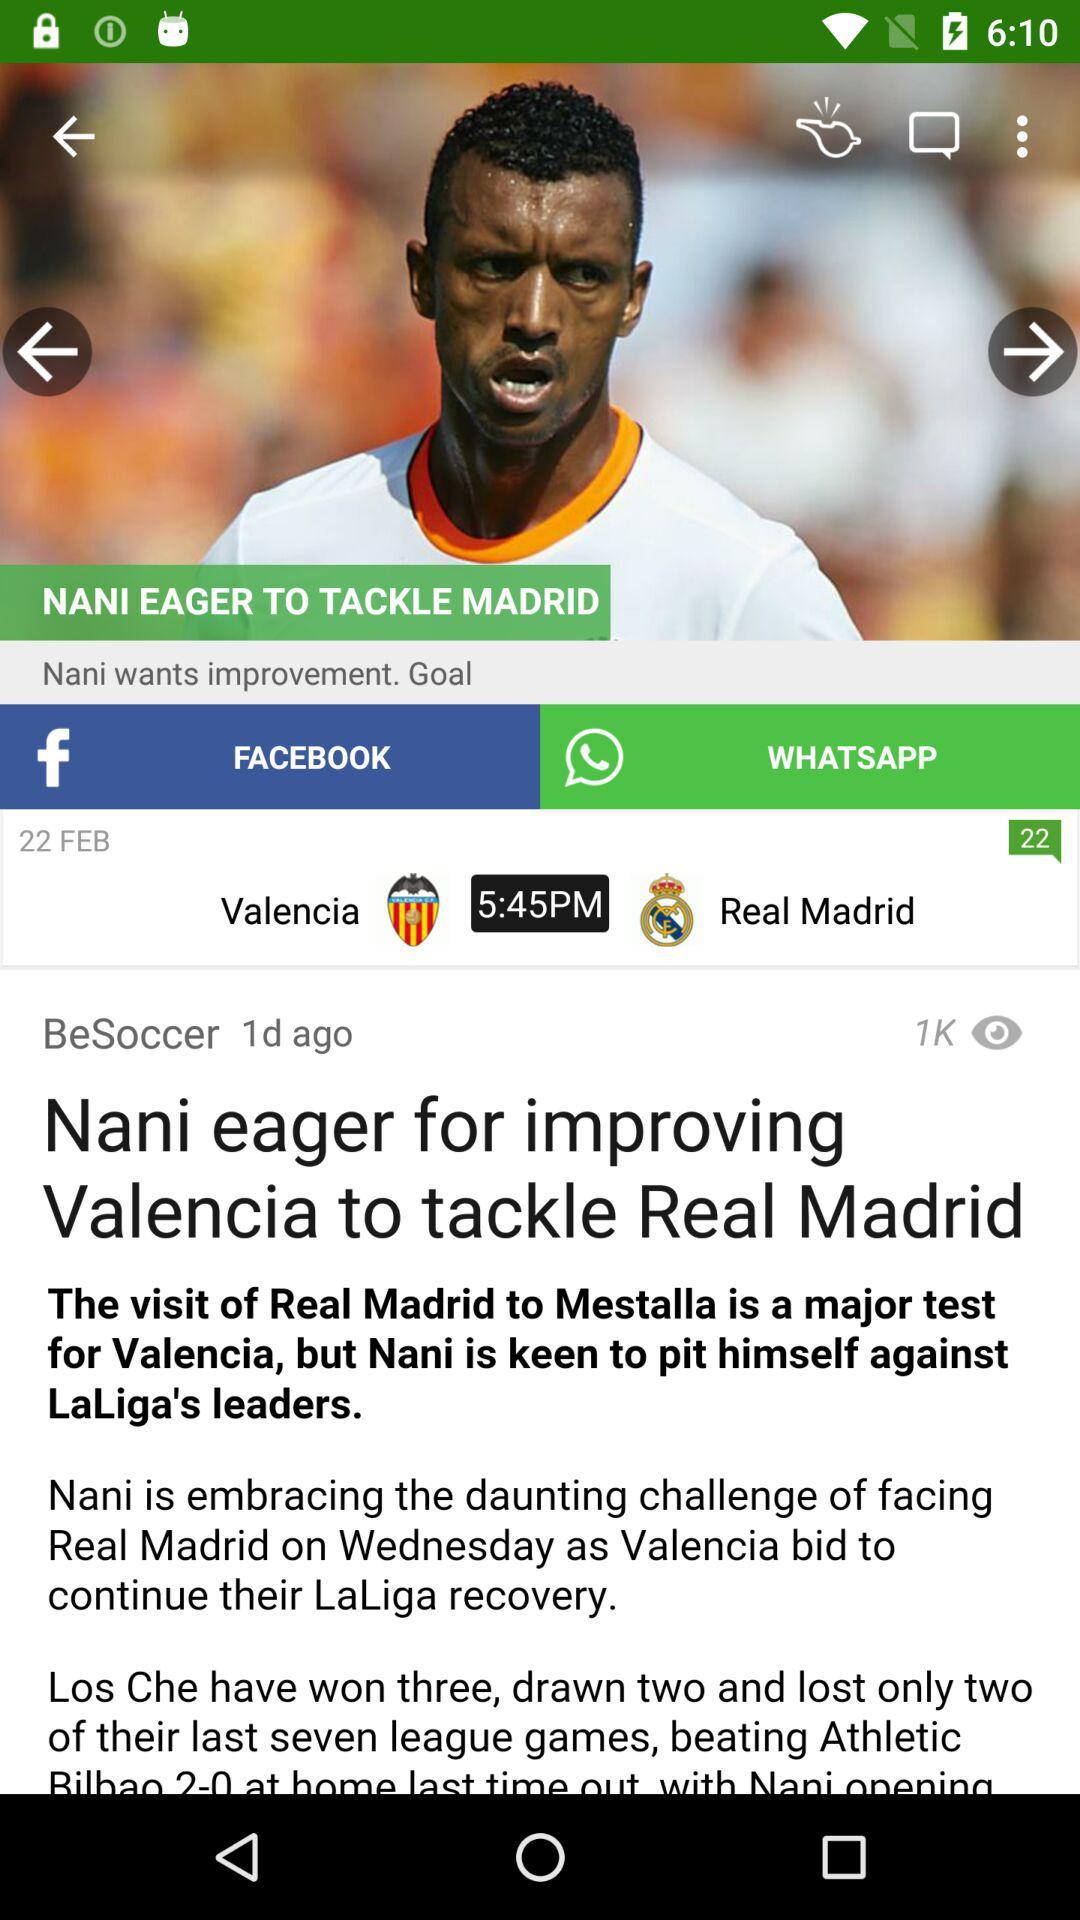 This screenshot has width=1080, height=1920. What do you see at coordinates (46, 351) in the screenshot?
I see `go back` at bounding box center [46, 351].